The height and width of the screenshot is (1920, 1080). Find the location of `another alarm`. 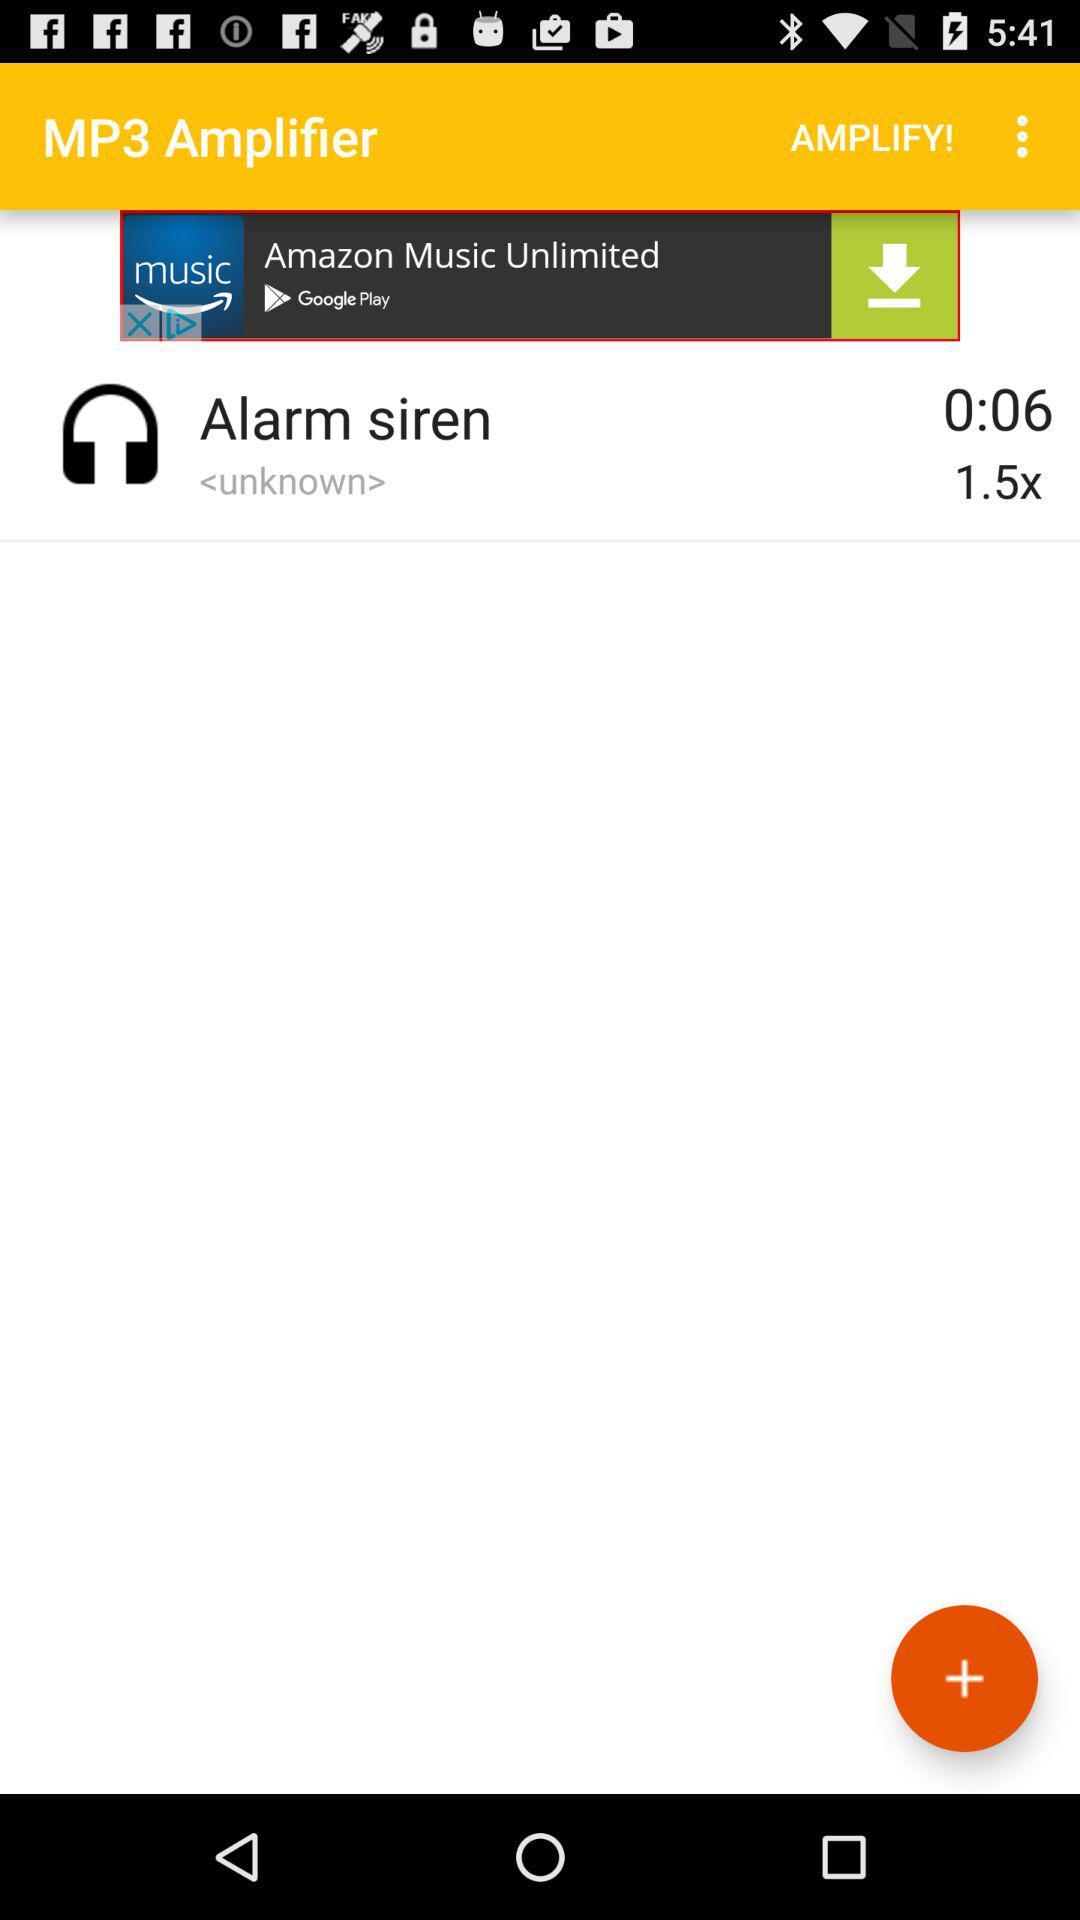

another alarm is located at coordinates (963, 1678).